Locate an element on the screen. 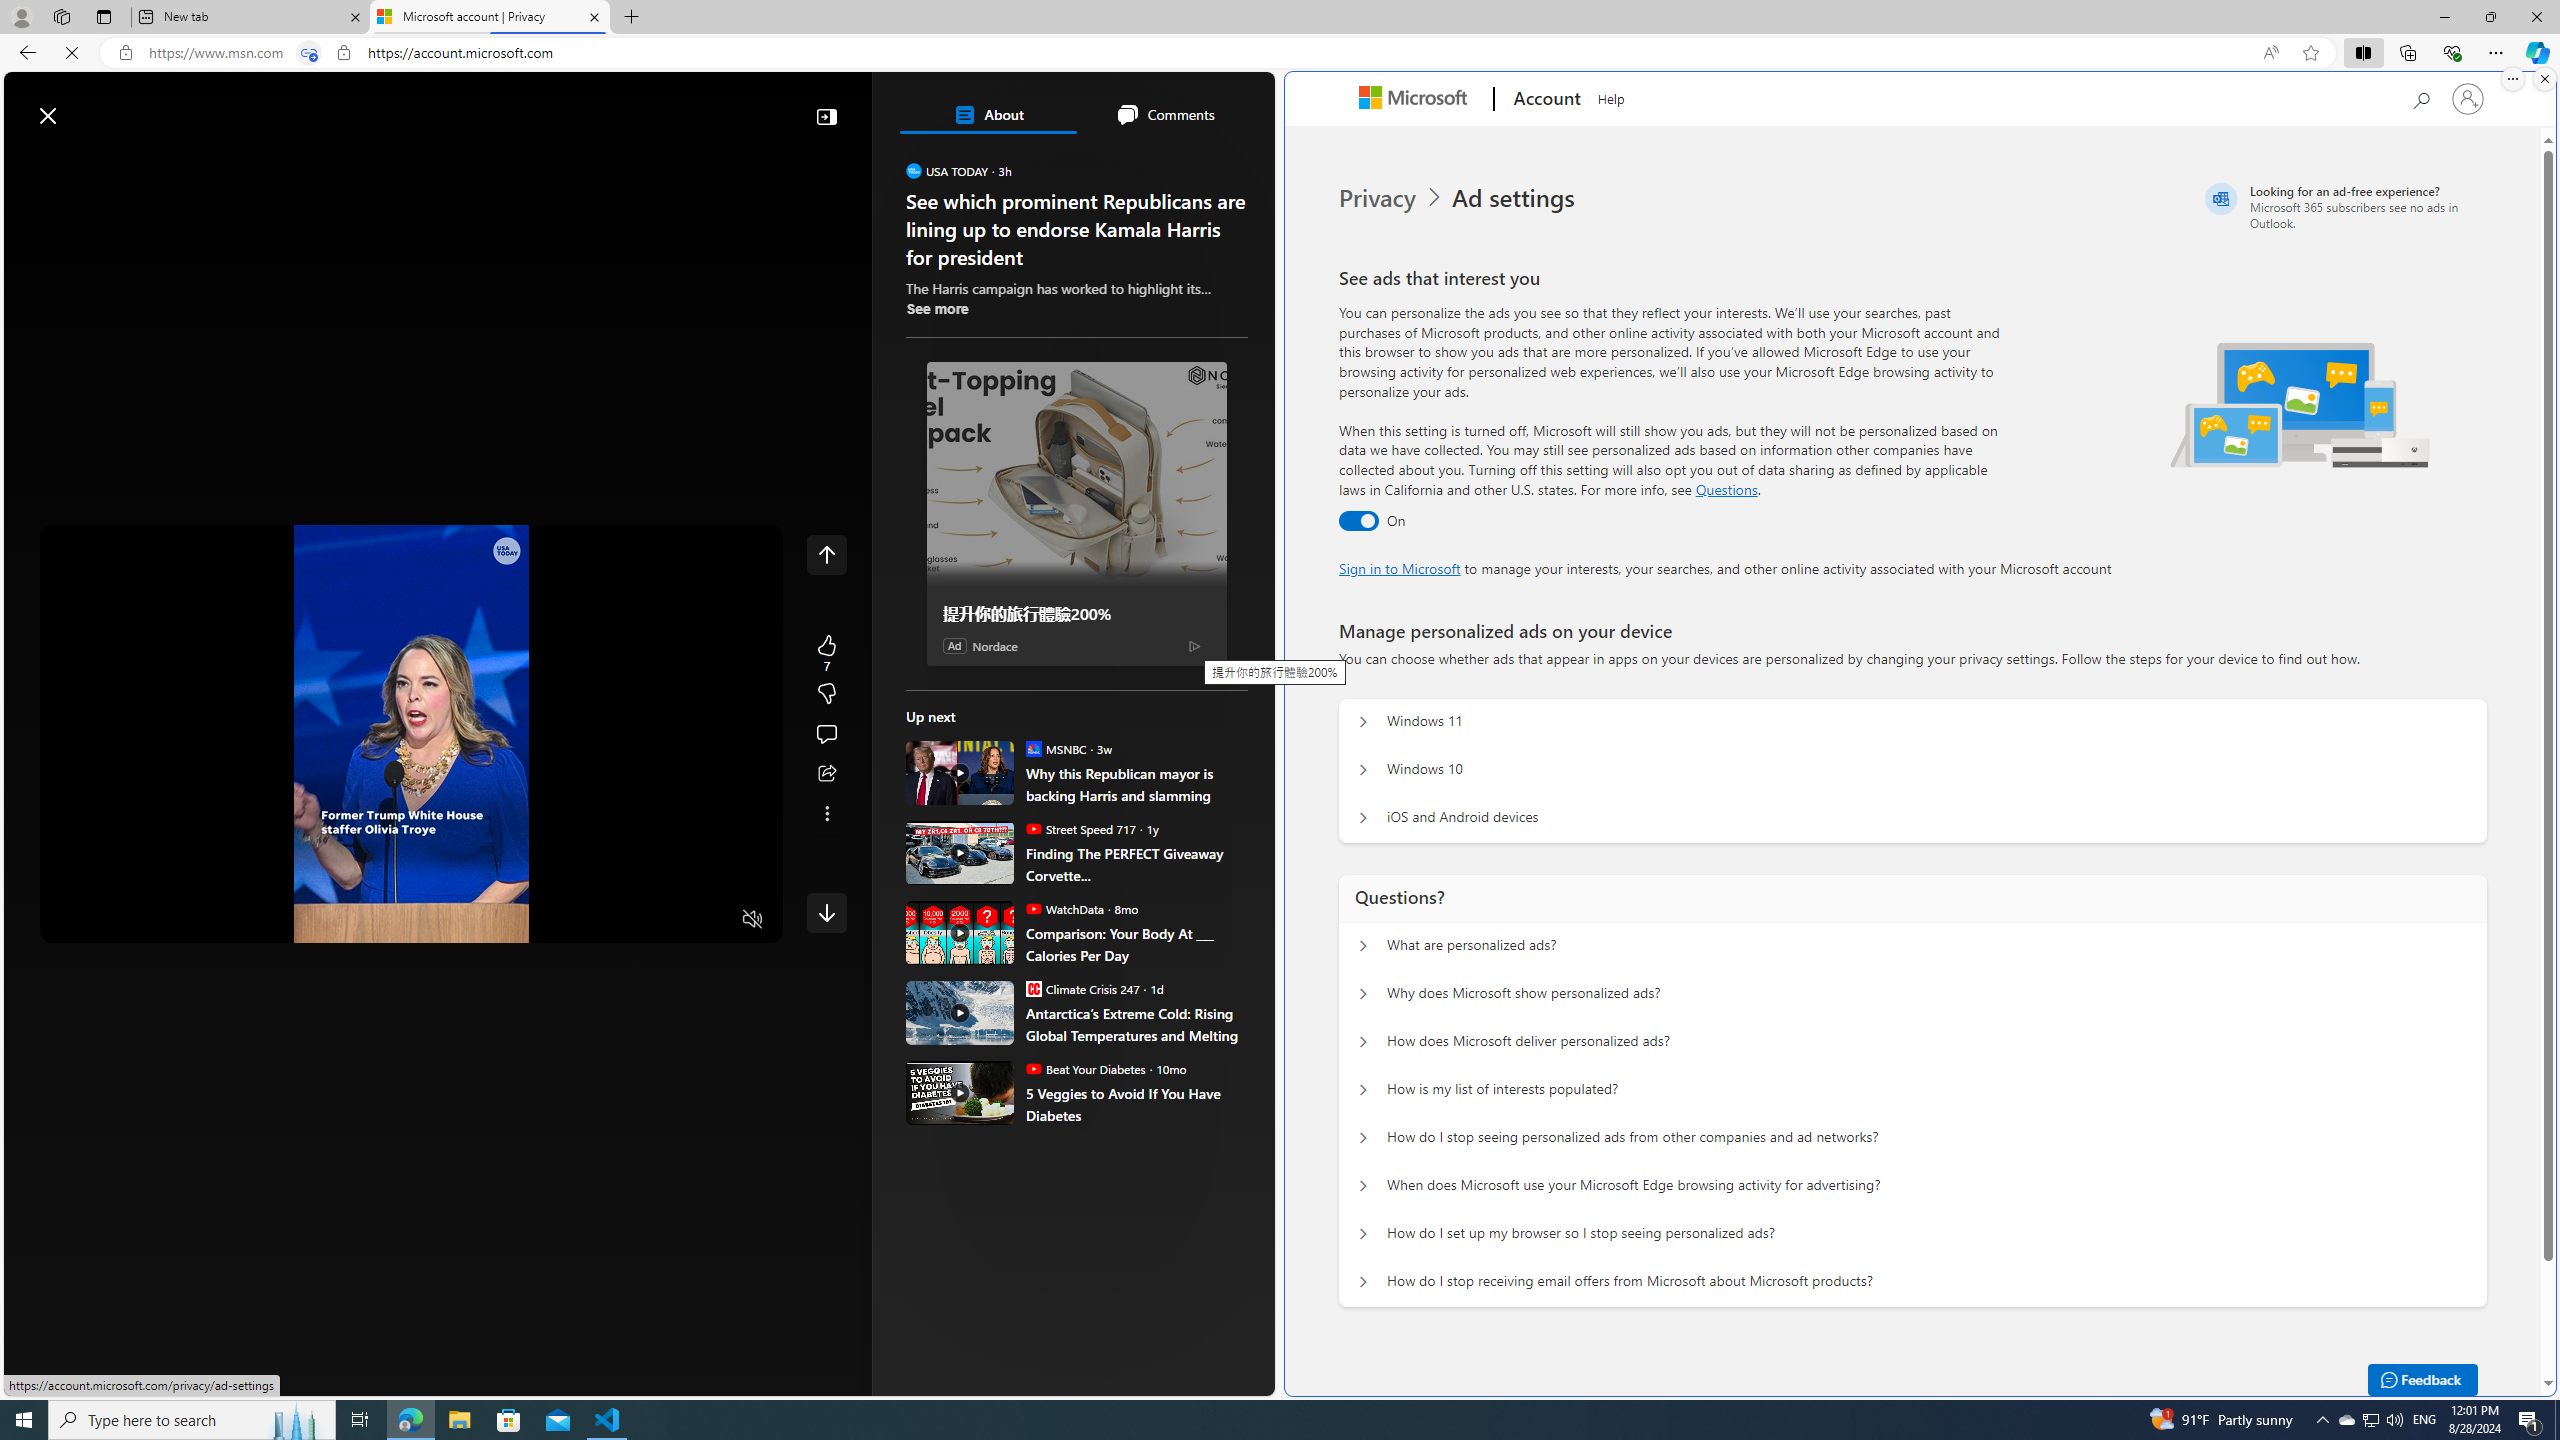 The width and height of the screenshot is (2560, 1440). 'Beat Your Diabetes Beat Your Diabetes' is located at coordinates (1084, 1068).